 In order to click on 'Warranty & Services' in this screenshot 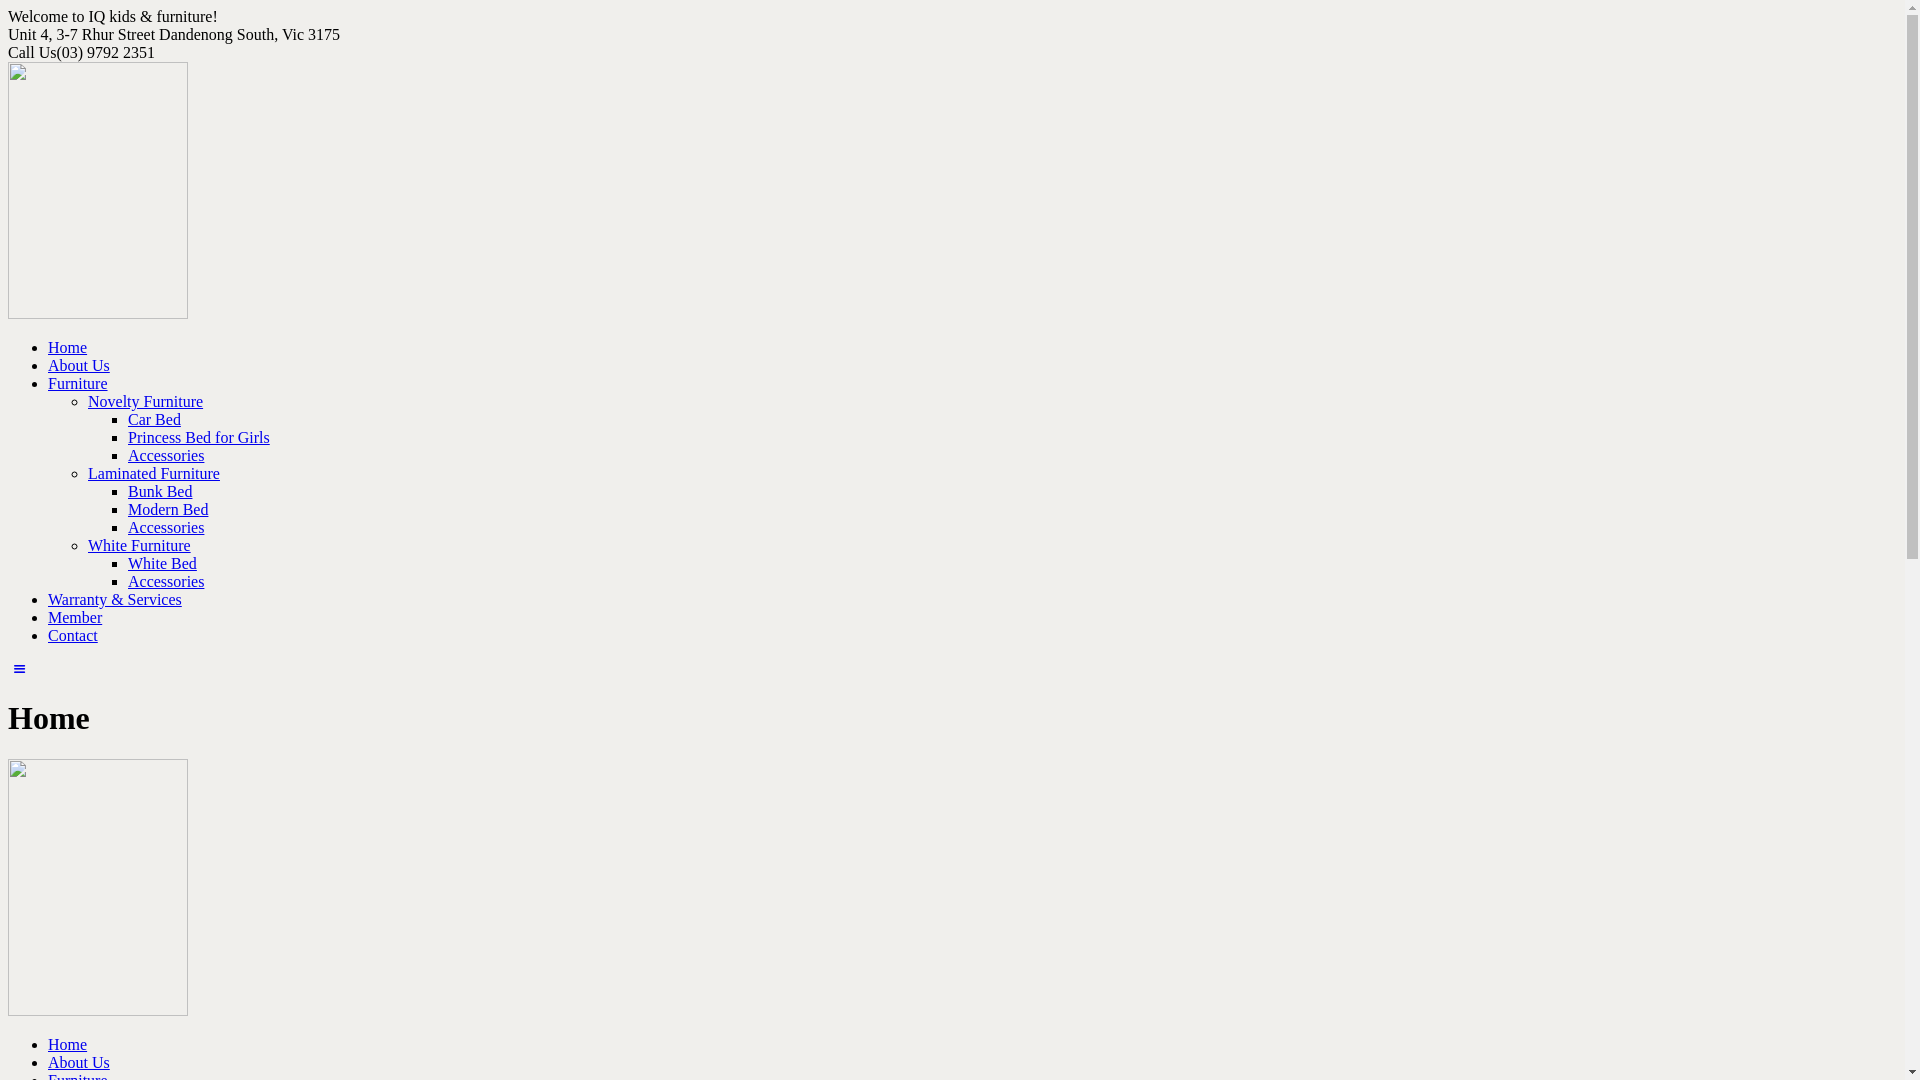, I will do `click(114, 598)`.